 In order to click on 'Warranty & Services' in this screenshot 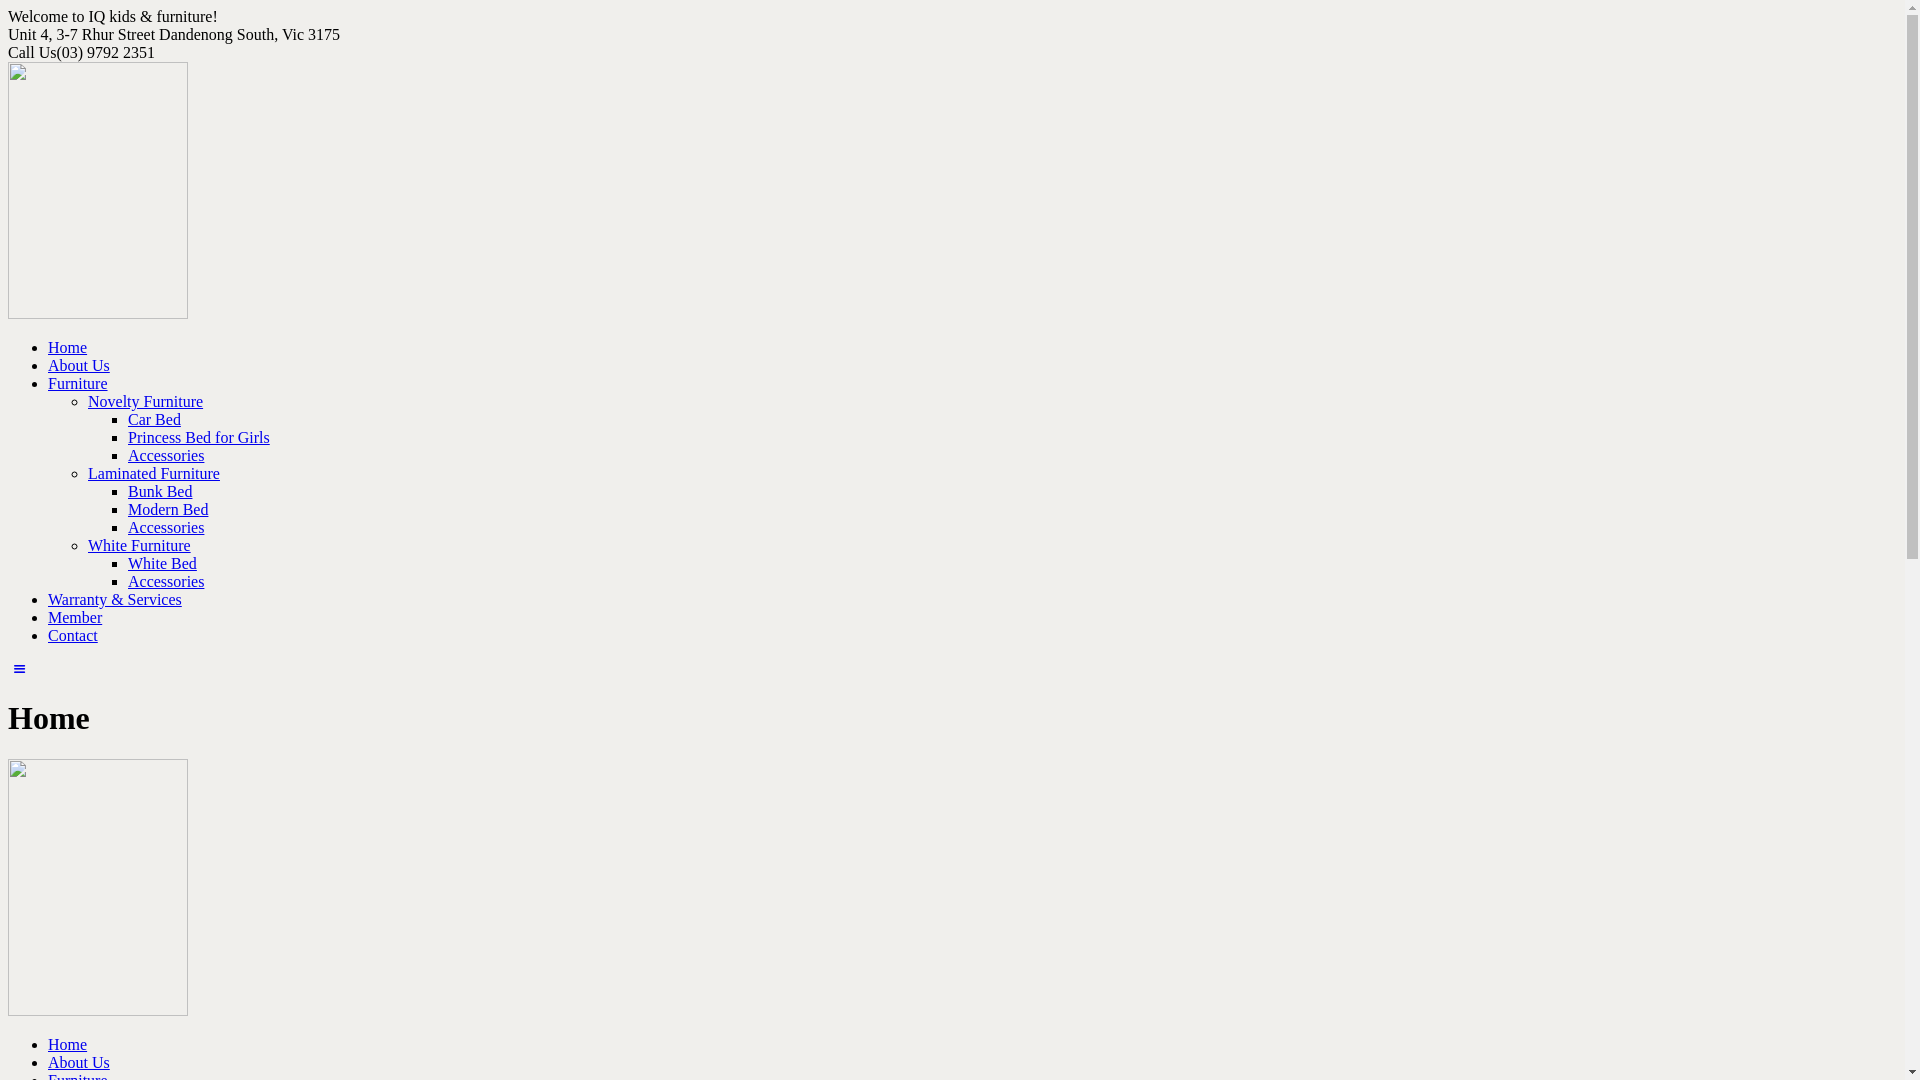, I will do `click(114, 598)`.